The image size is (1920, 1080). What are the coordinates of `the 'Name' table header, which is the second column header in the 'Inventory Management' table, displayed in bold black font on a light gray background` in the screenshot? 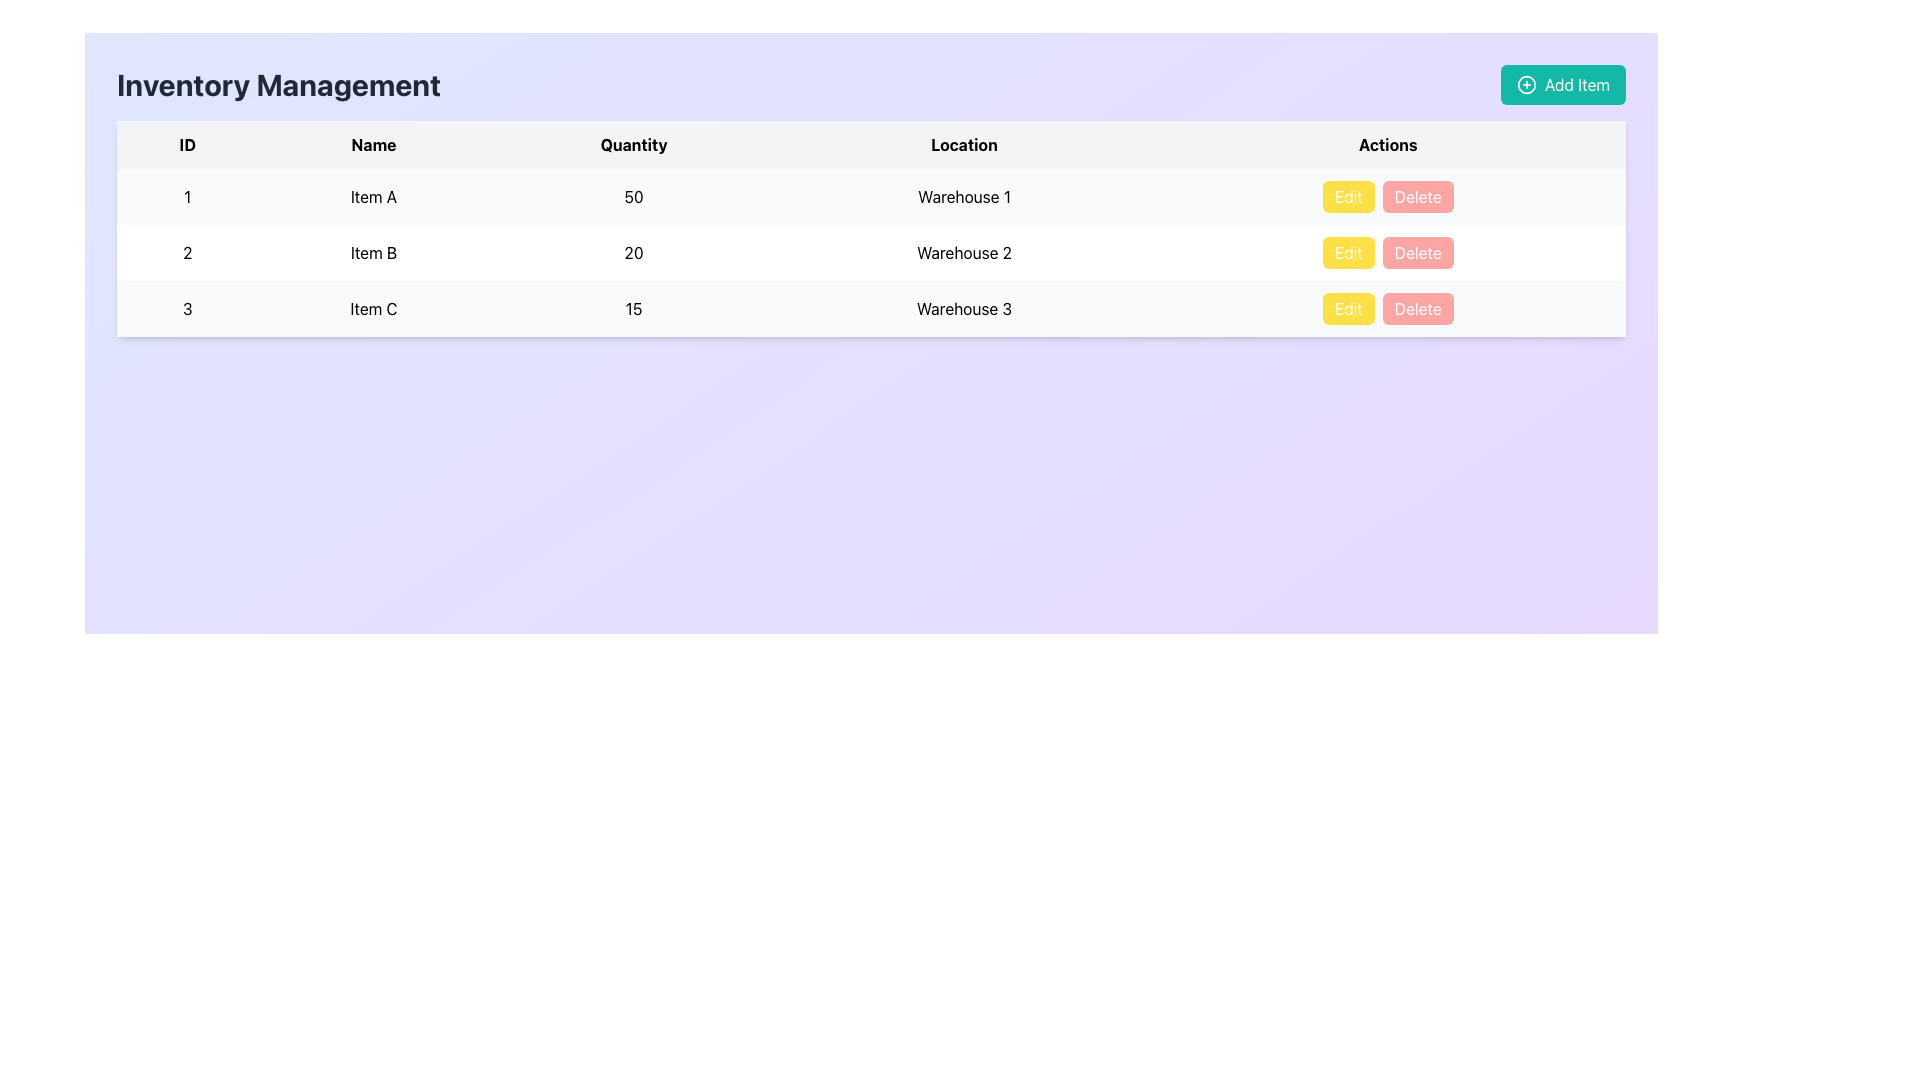 It's located at (374, 144).